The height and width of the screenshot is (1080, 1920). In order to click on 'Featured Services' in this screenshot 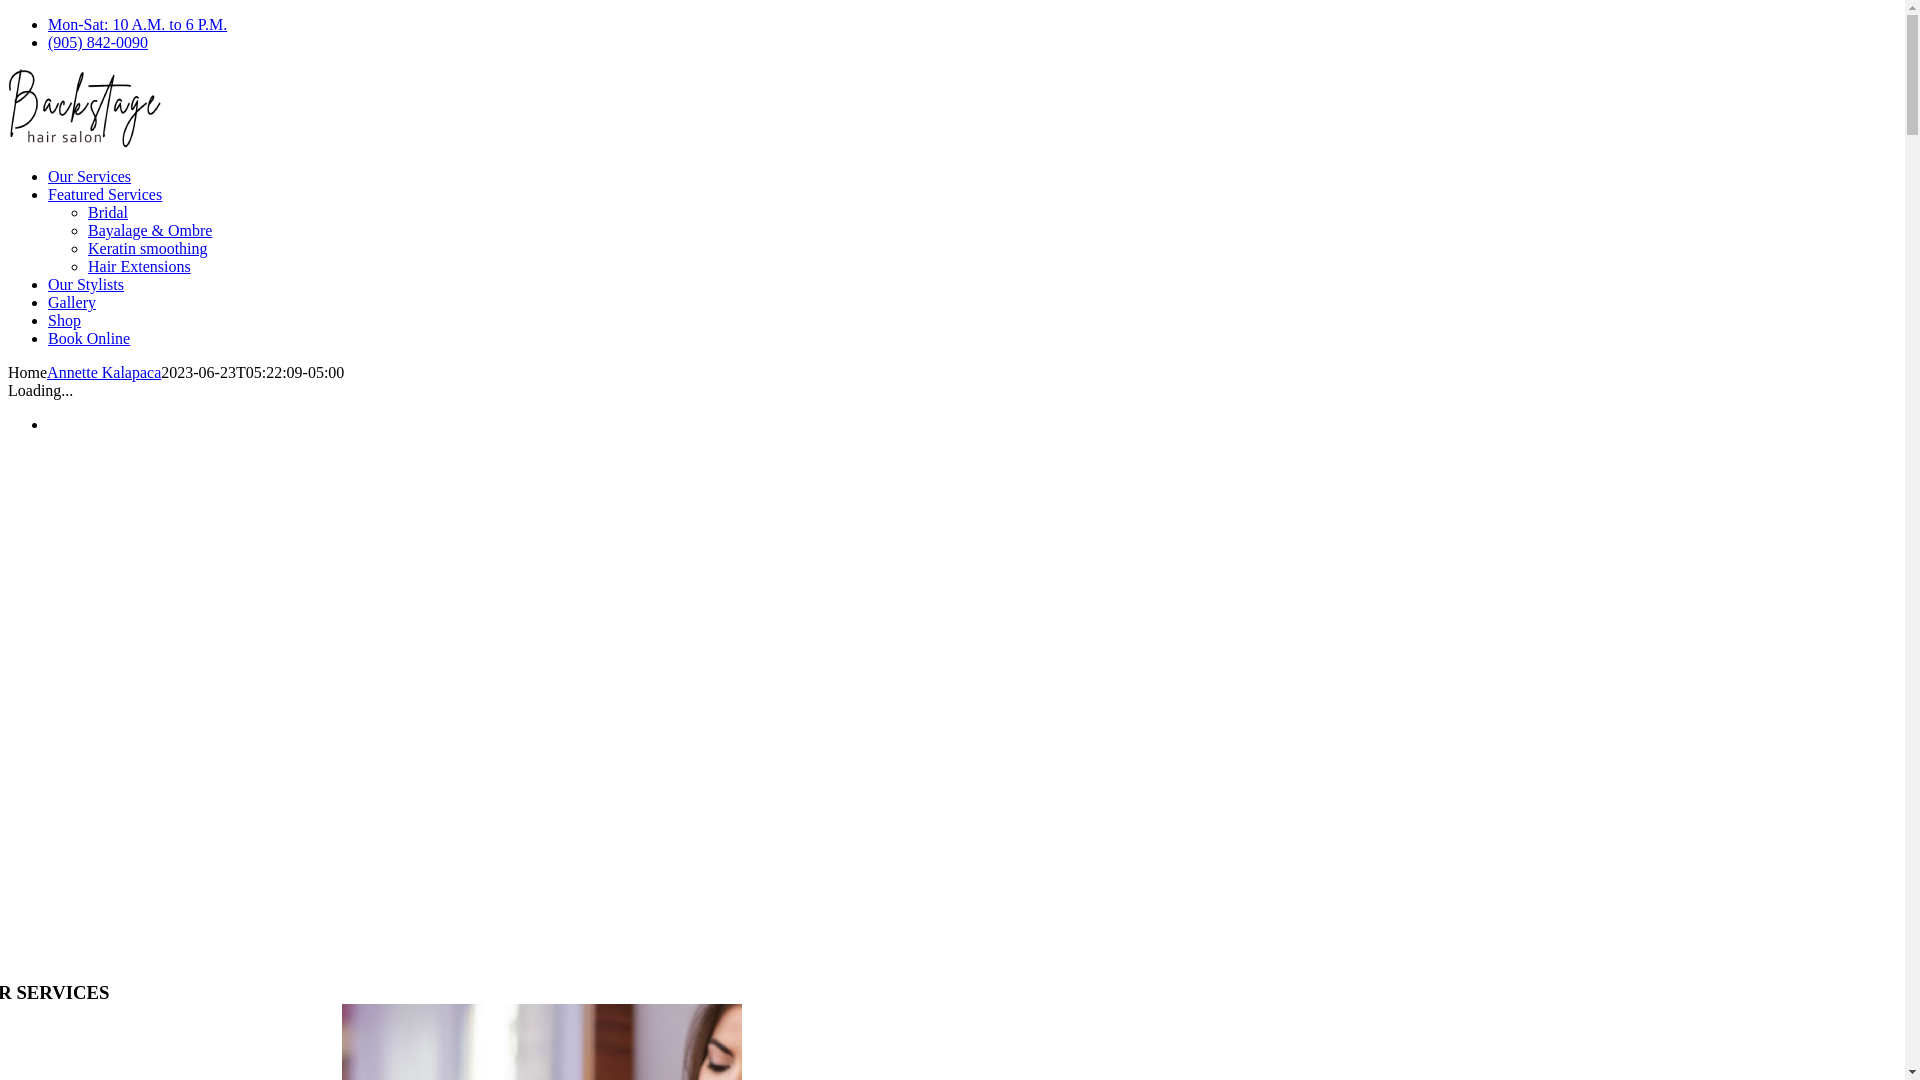, I will do `click(48, 194)`.